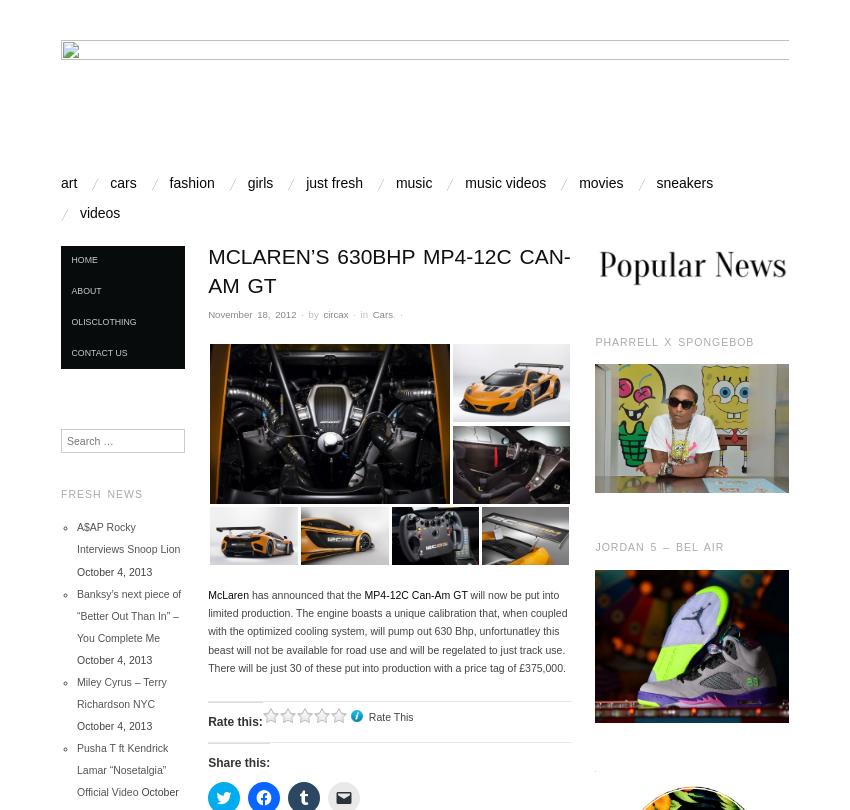  I want to click on 'Cars', so click(380, 312).